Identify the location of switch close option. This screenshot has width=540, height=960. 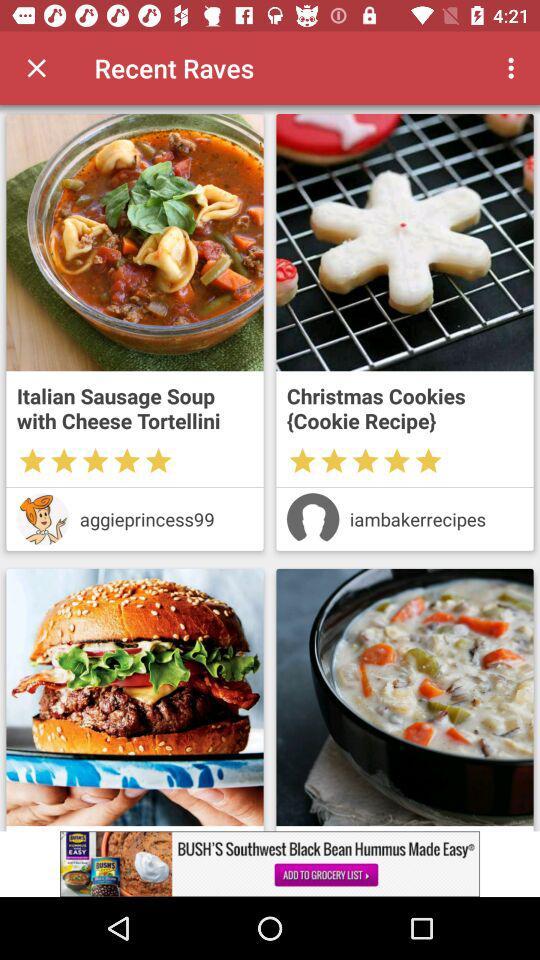
(36, 68).